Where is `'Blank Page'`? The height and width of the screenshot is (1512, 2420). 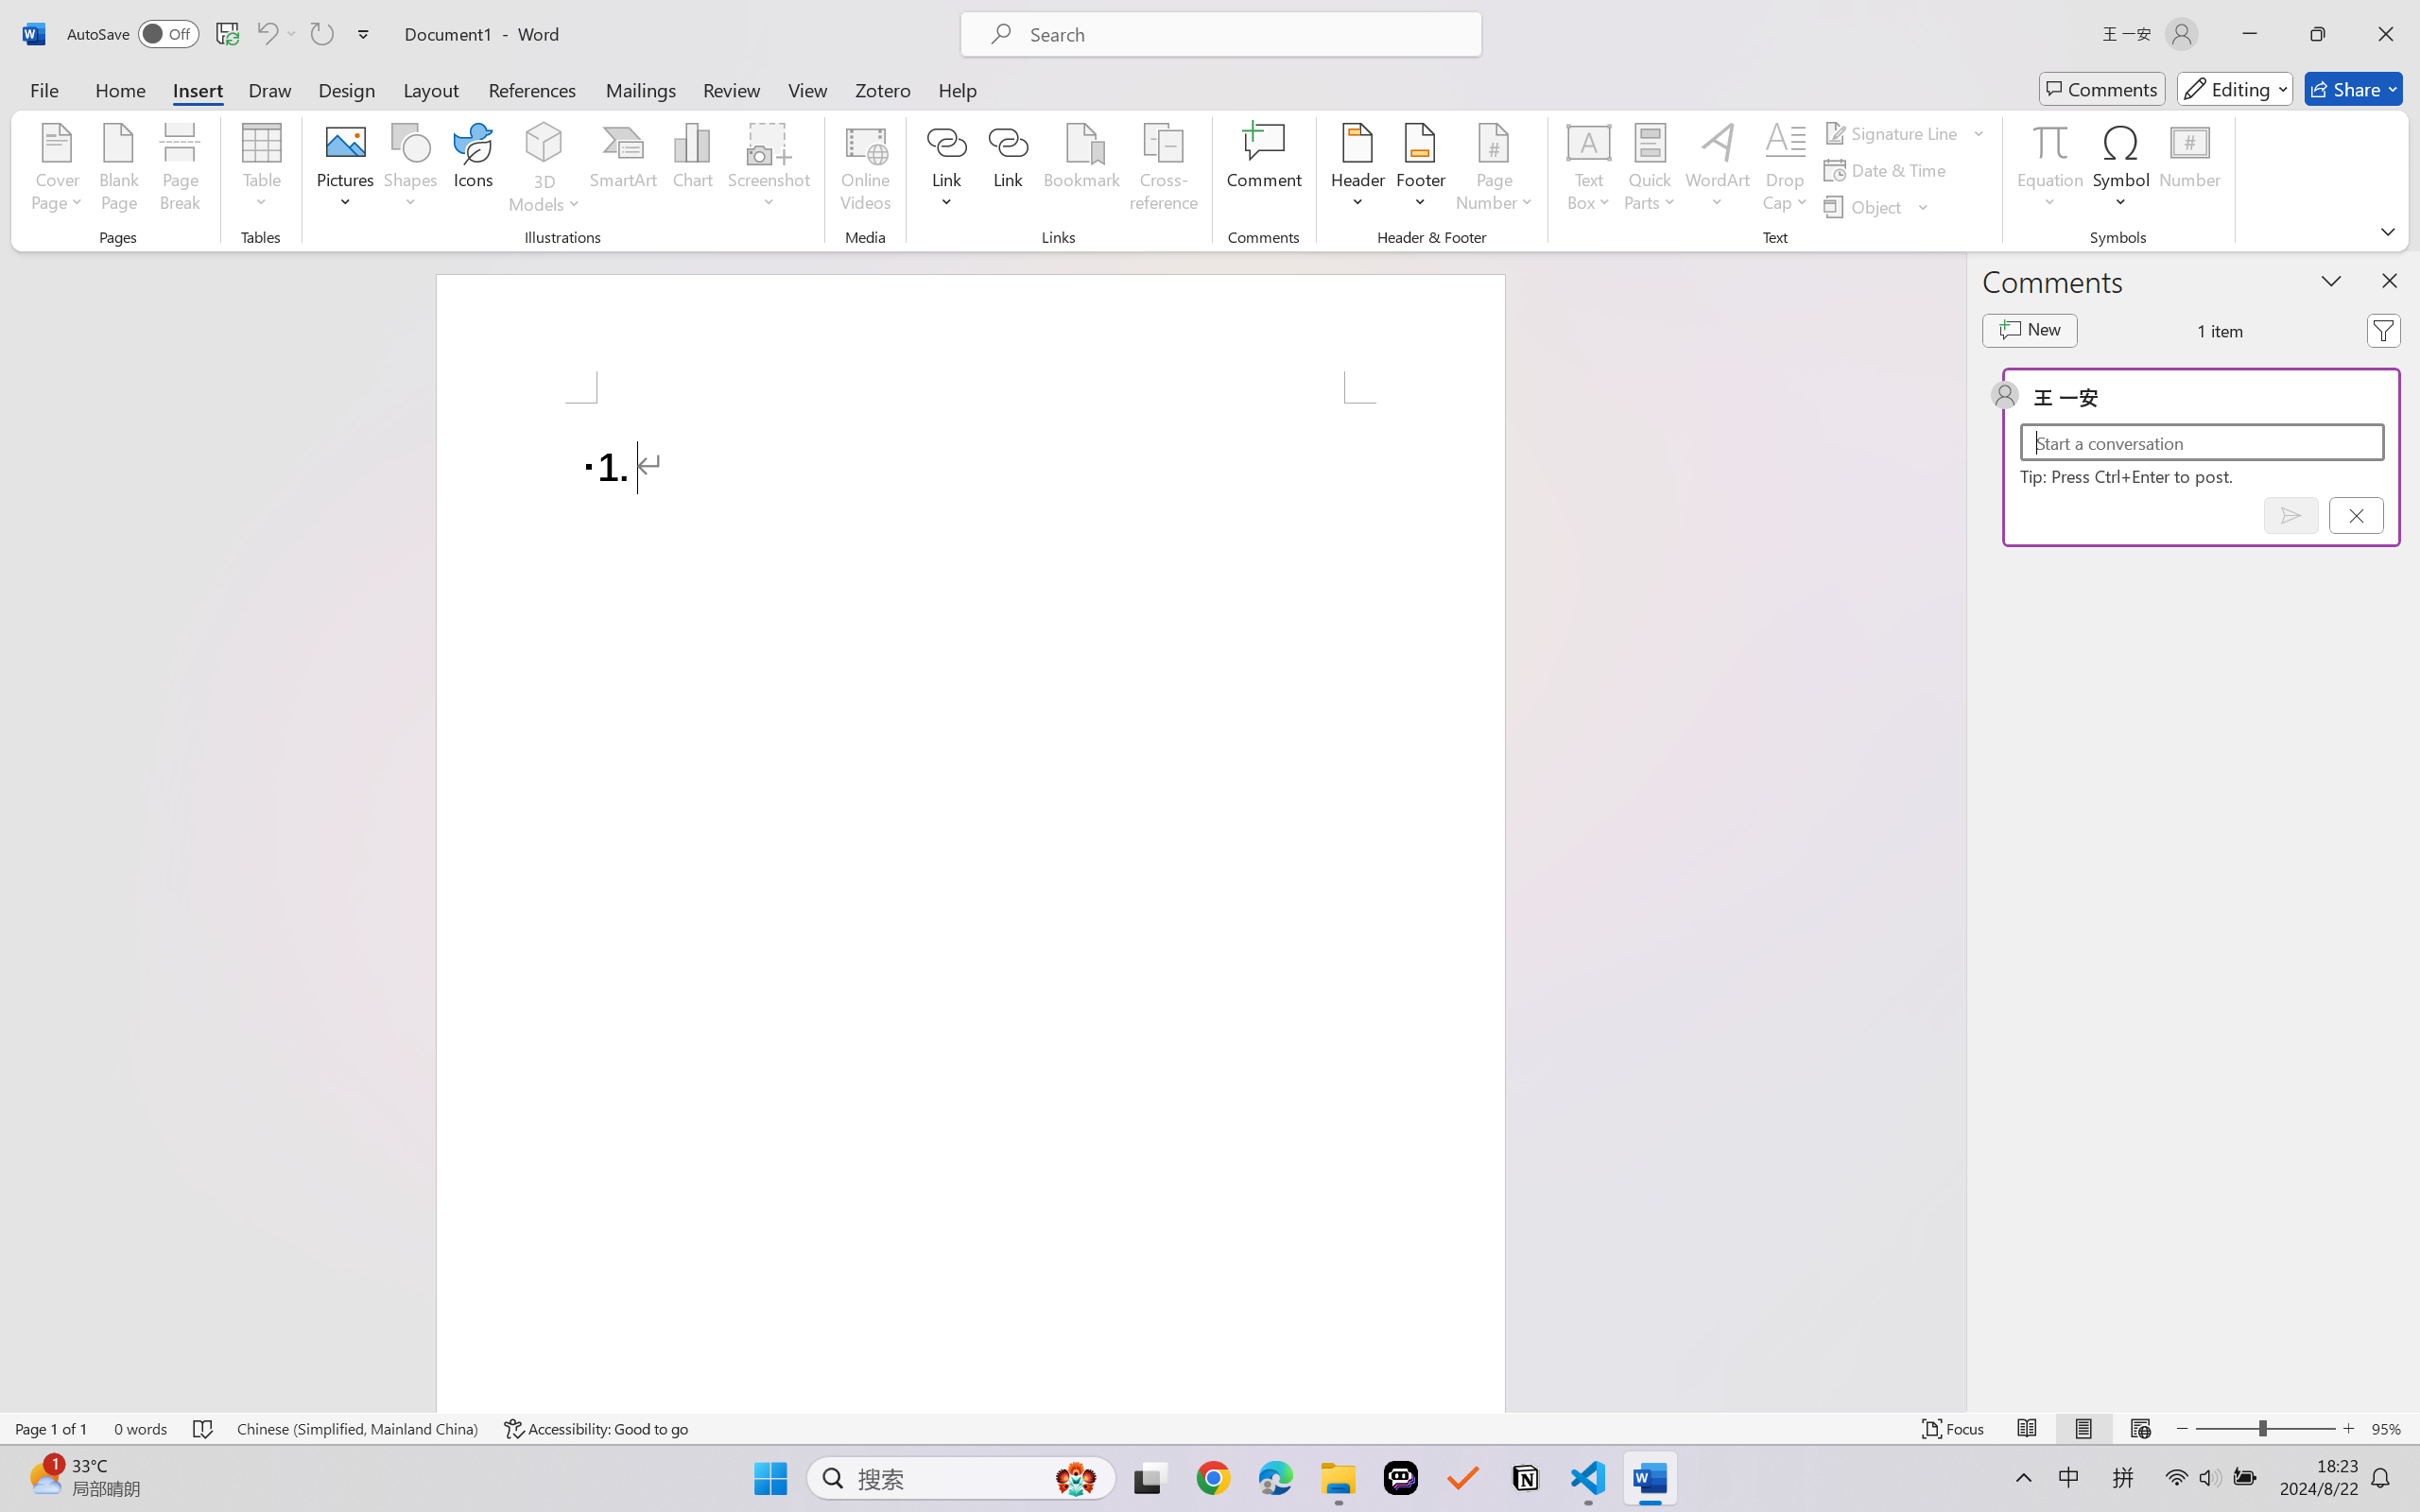
'Blank Page' is located at coordinates (117, 170).